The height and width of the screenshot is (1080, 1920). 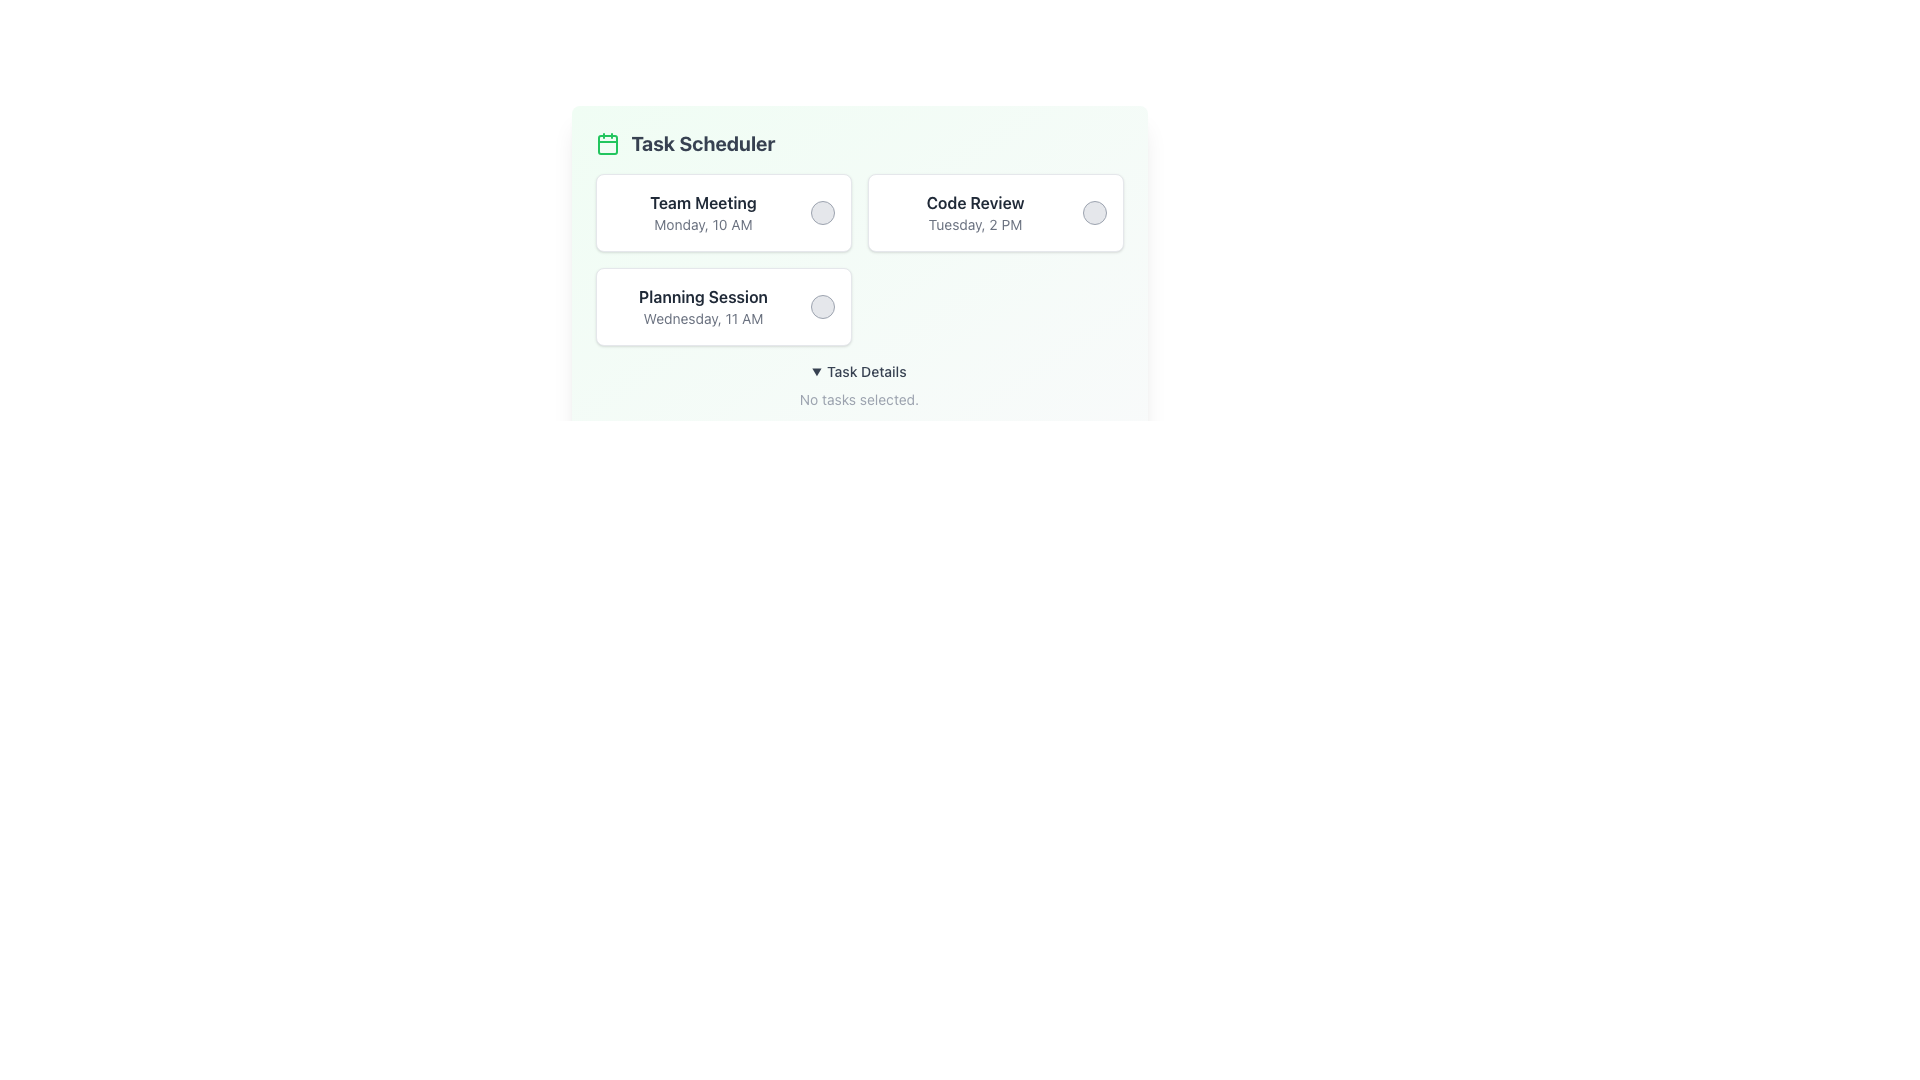 What do you see at coordinates (1093, 212) in the screenshot?
I see `the selection button located in the top-right corner of the 'Code Review' card, adjacent to the text 'Tuesday, 2 PM'` at bounding box center [1093, 212].